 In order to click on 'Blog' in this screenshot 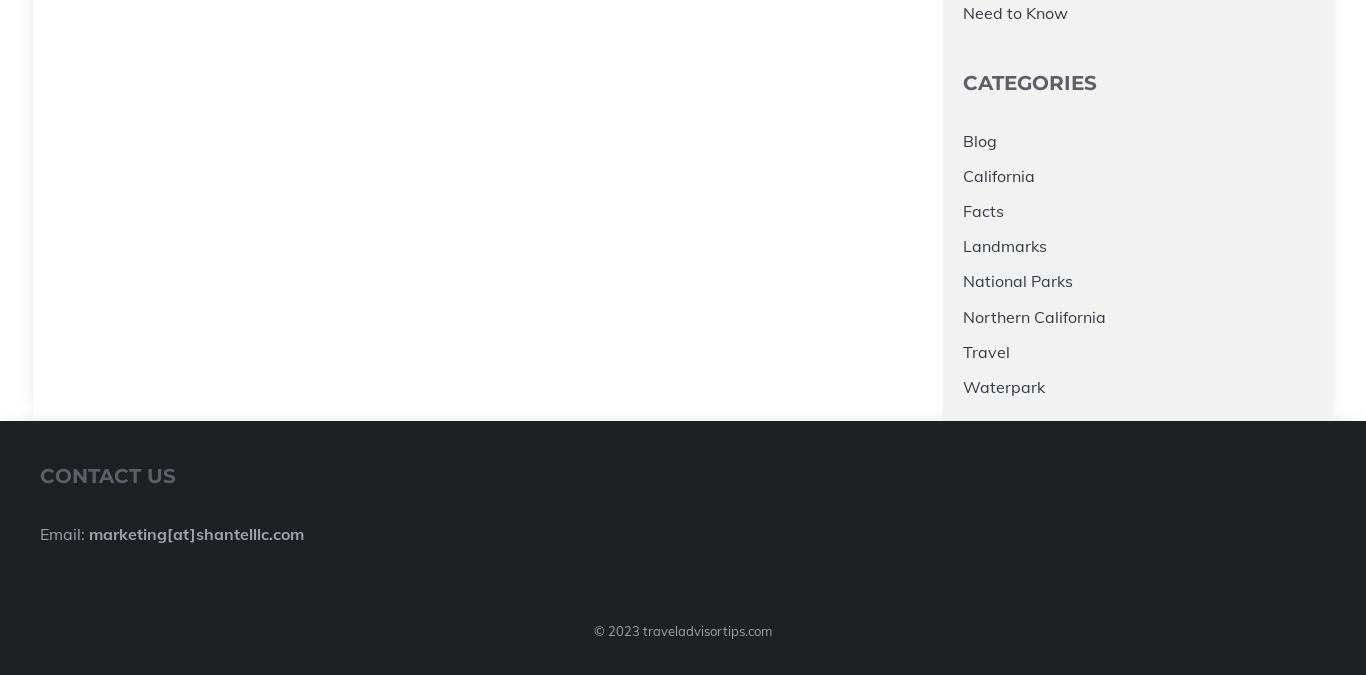, I will do `click(979, 139)`.